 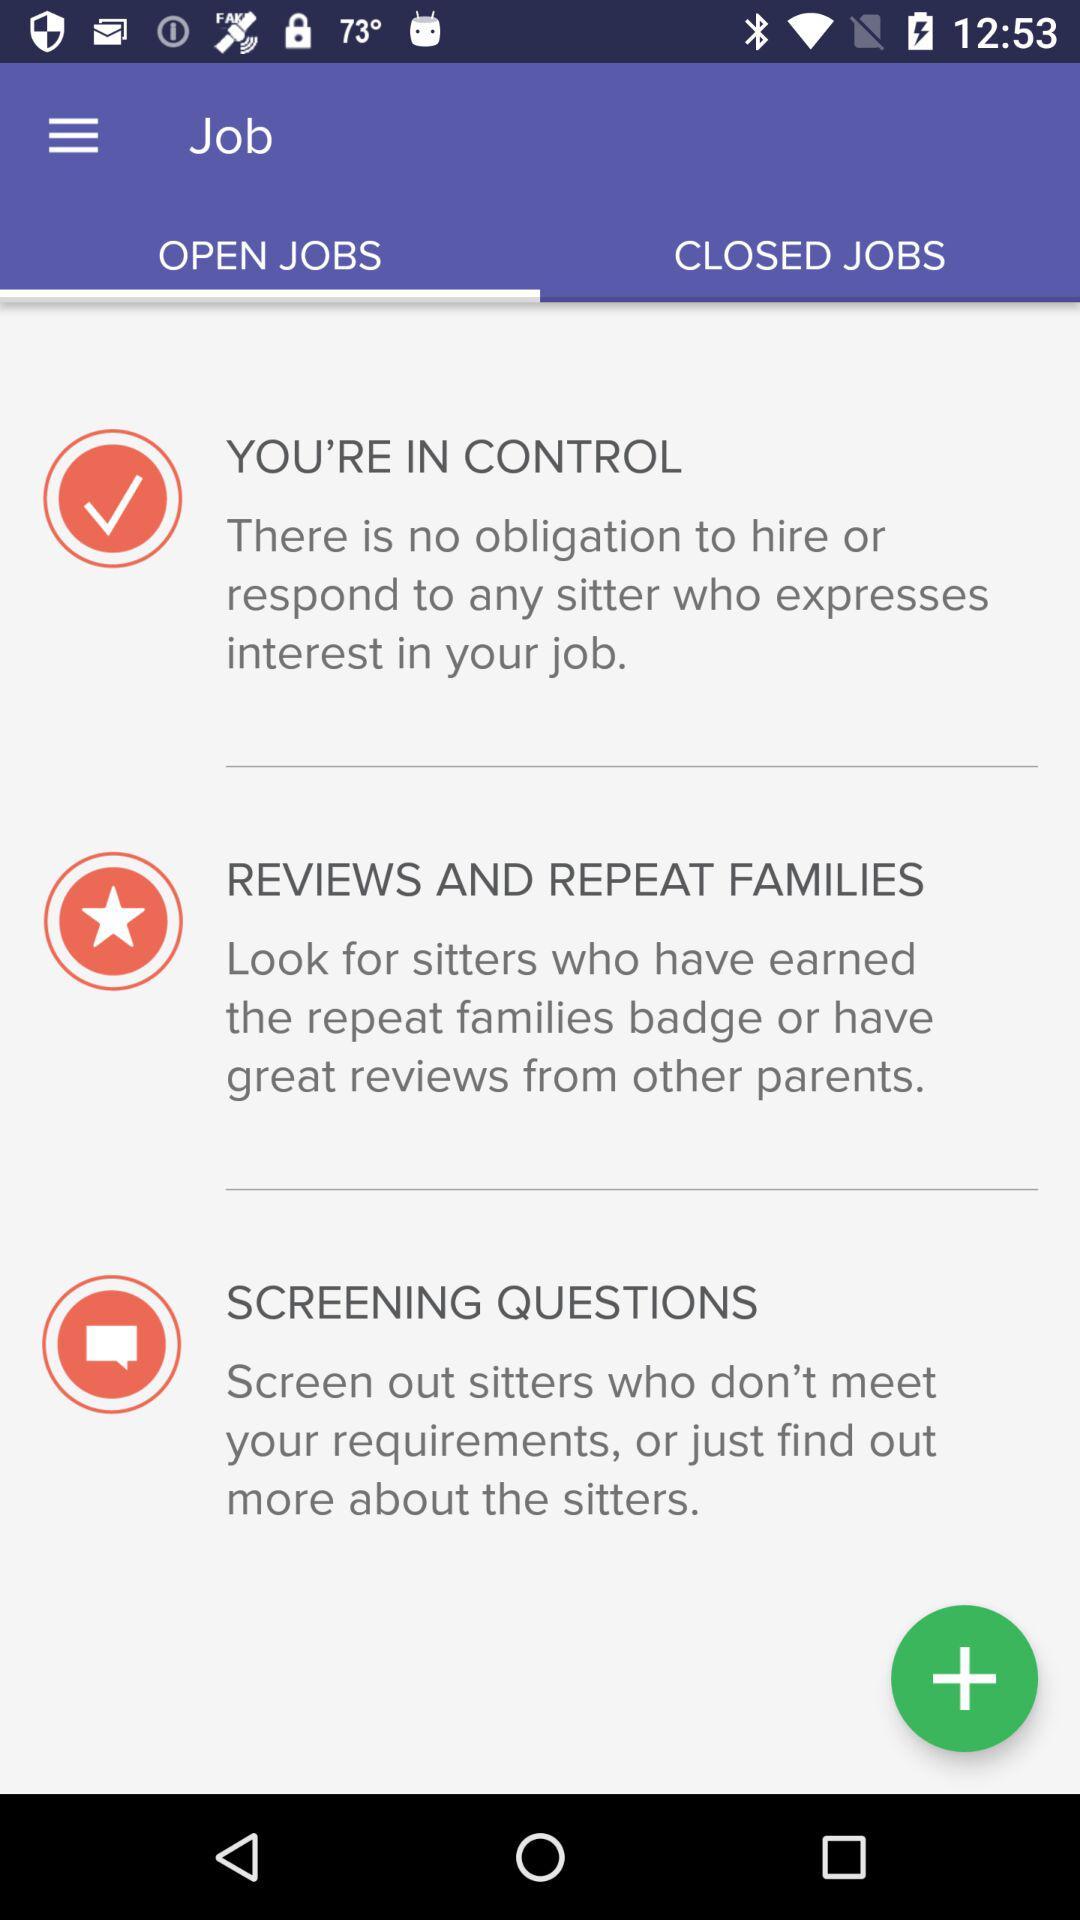 I want to click on account, so click(x=963, y=1678).